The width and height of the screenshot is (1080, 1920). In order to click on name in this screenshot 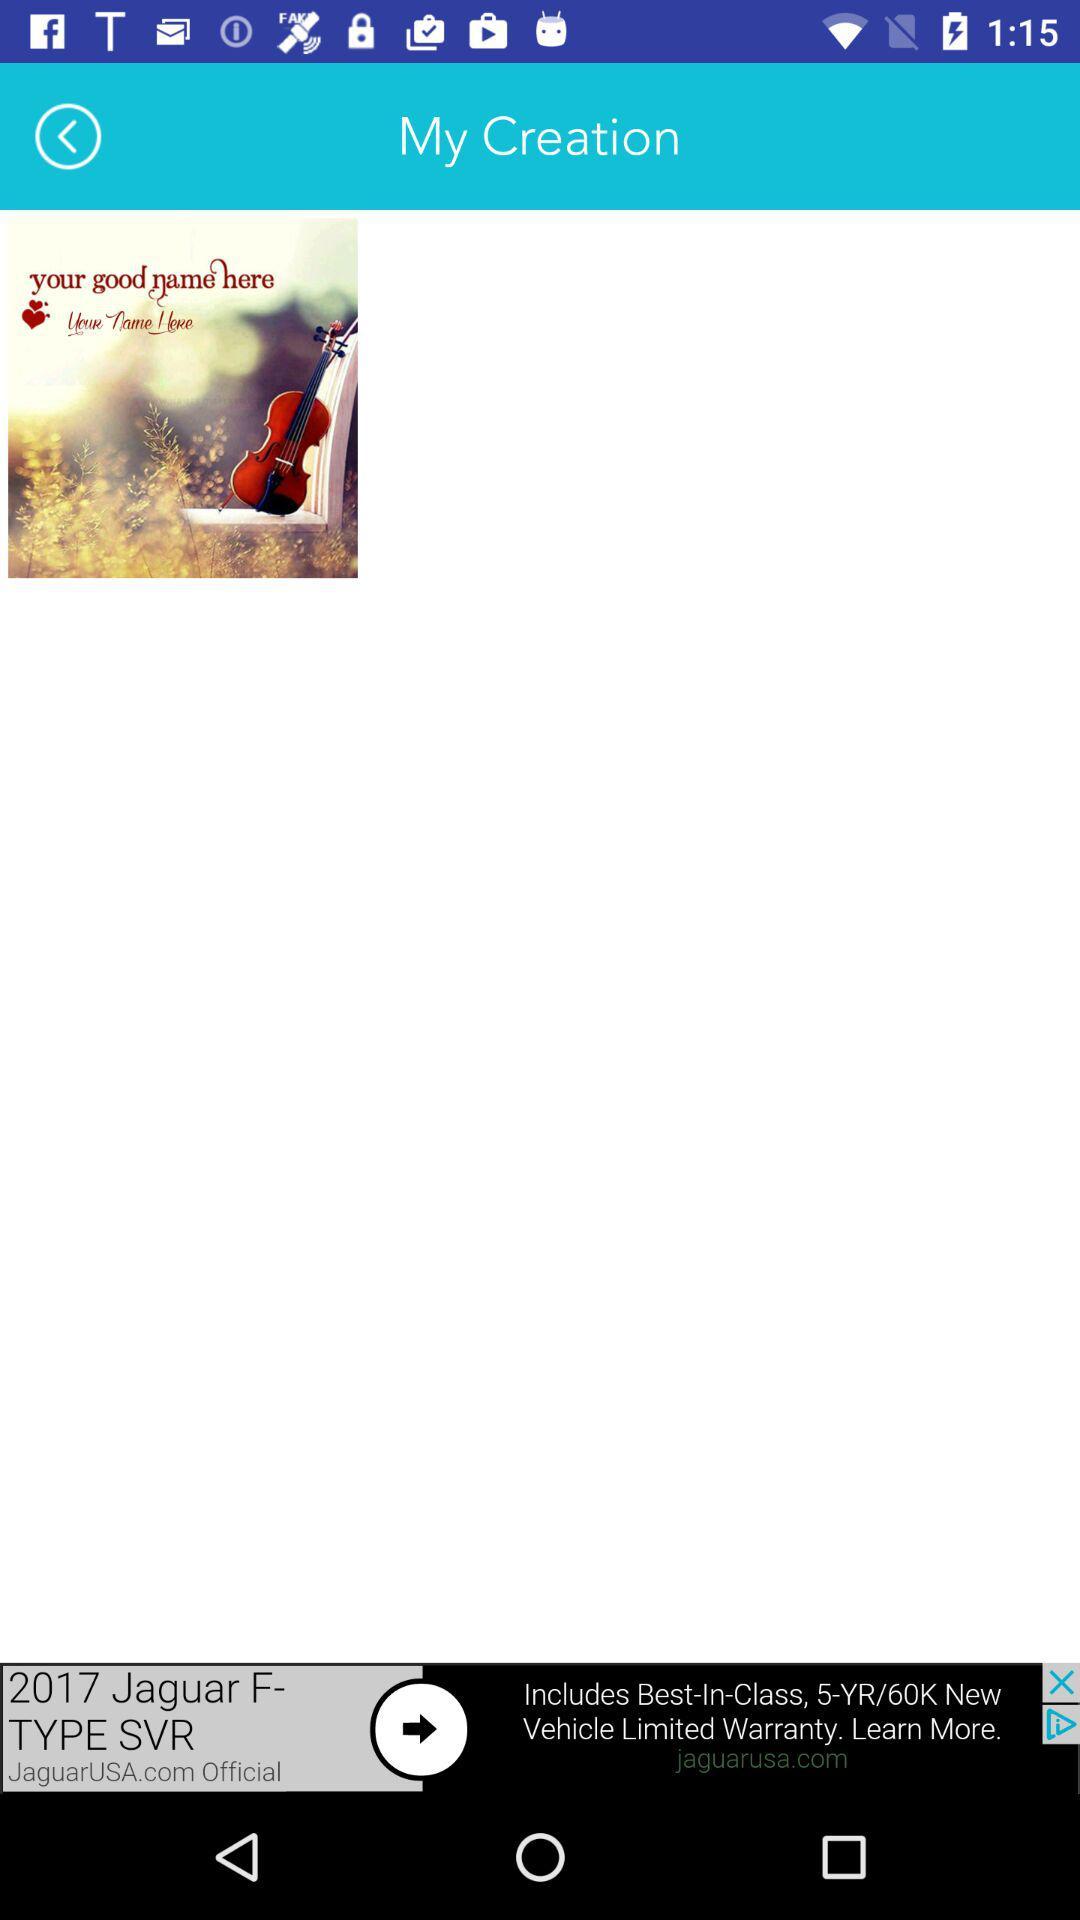, I will do `click(182, 398)`.